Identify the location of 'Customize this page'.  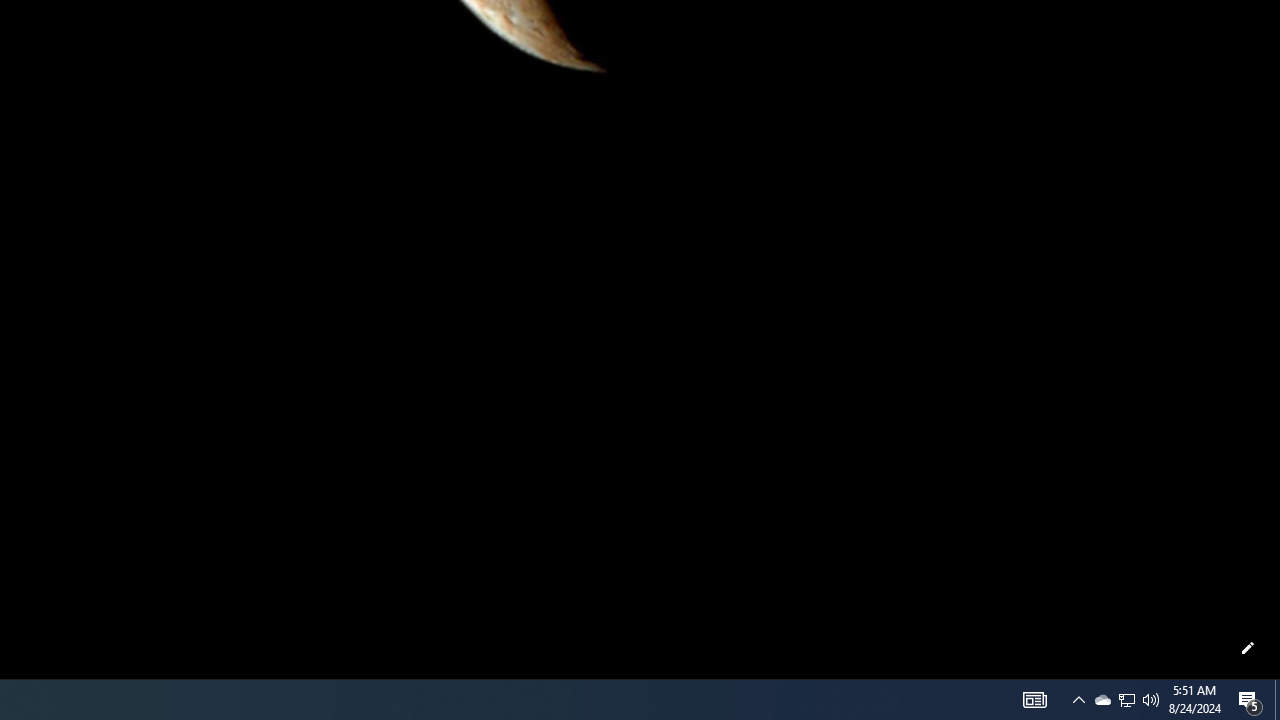
(1247, 648).